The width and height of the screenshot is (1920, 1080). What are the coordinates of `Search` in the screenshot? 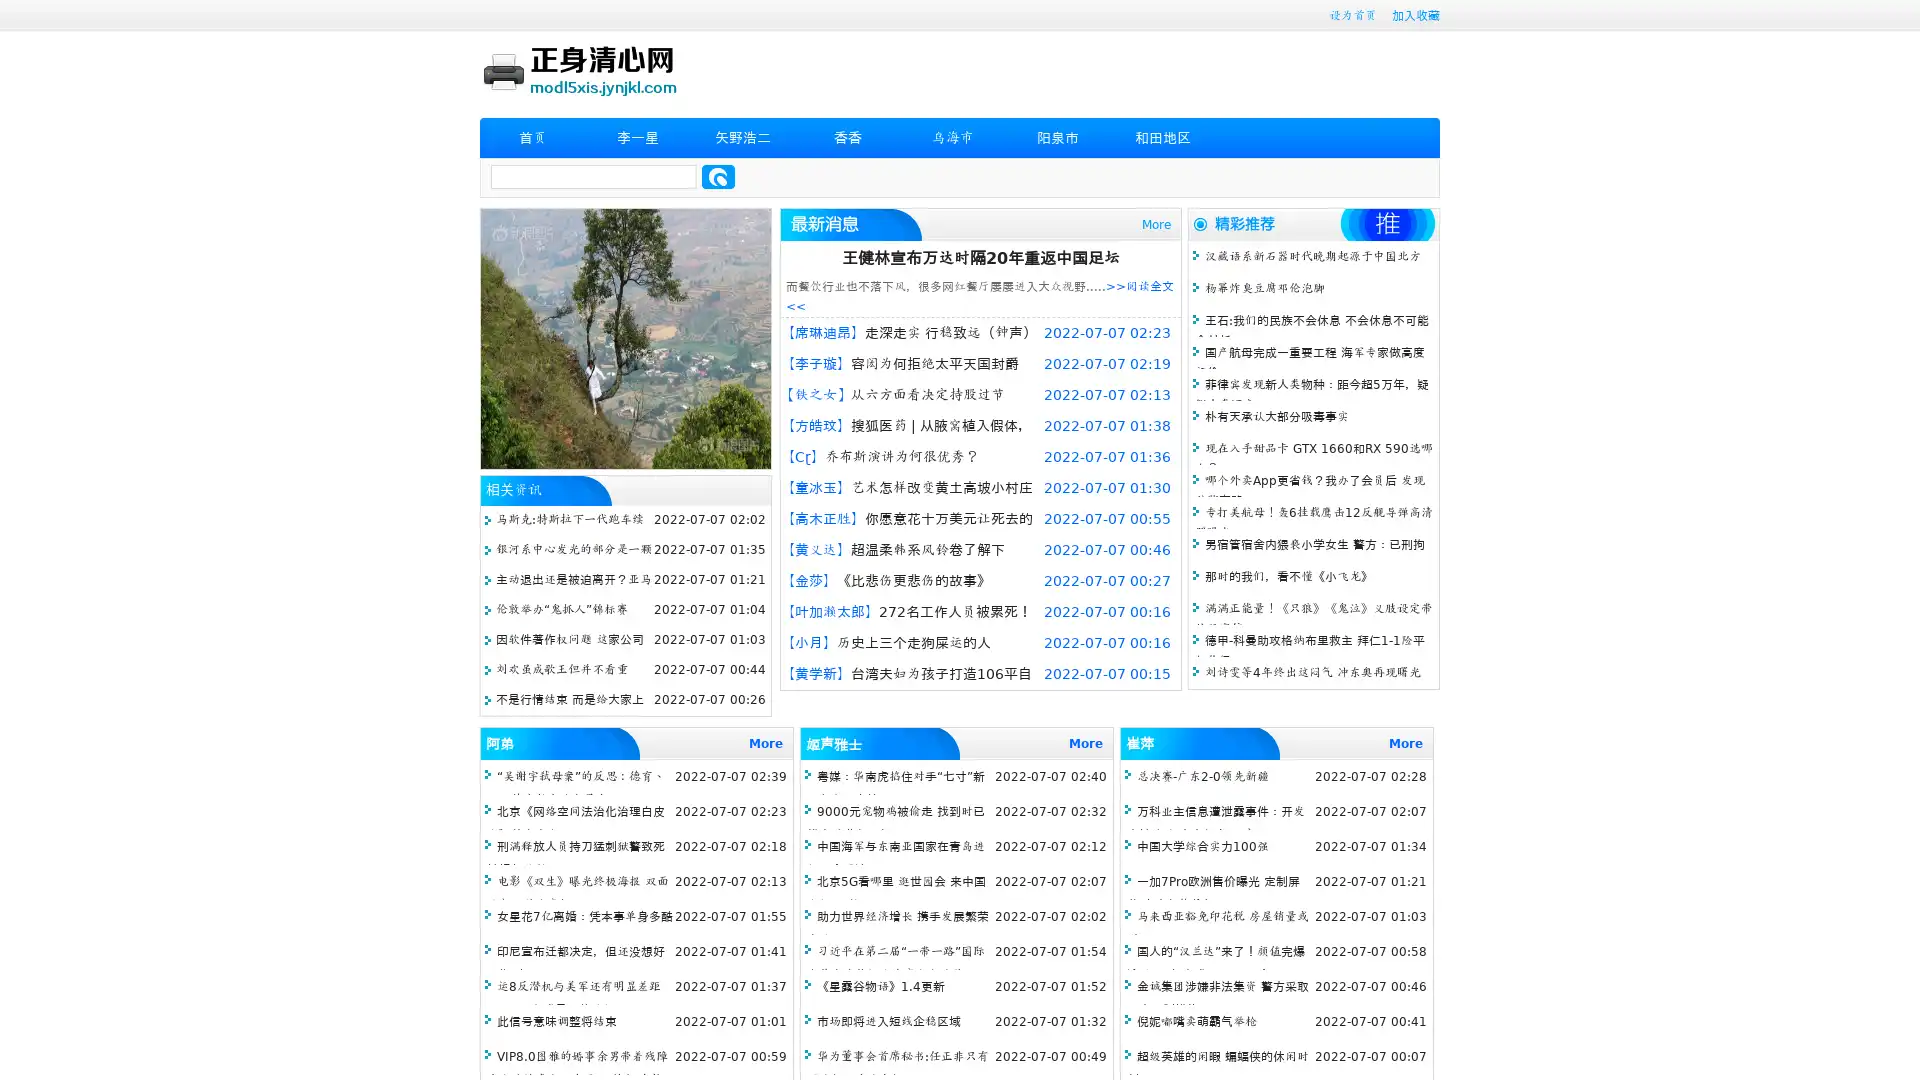 It's located at (718, 176).